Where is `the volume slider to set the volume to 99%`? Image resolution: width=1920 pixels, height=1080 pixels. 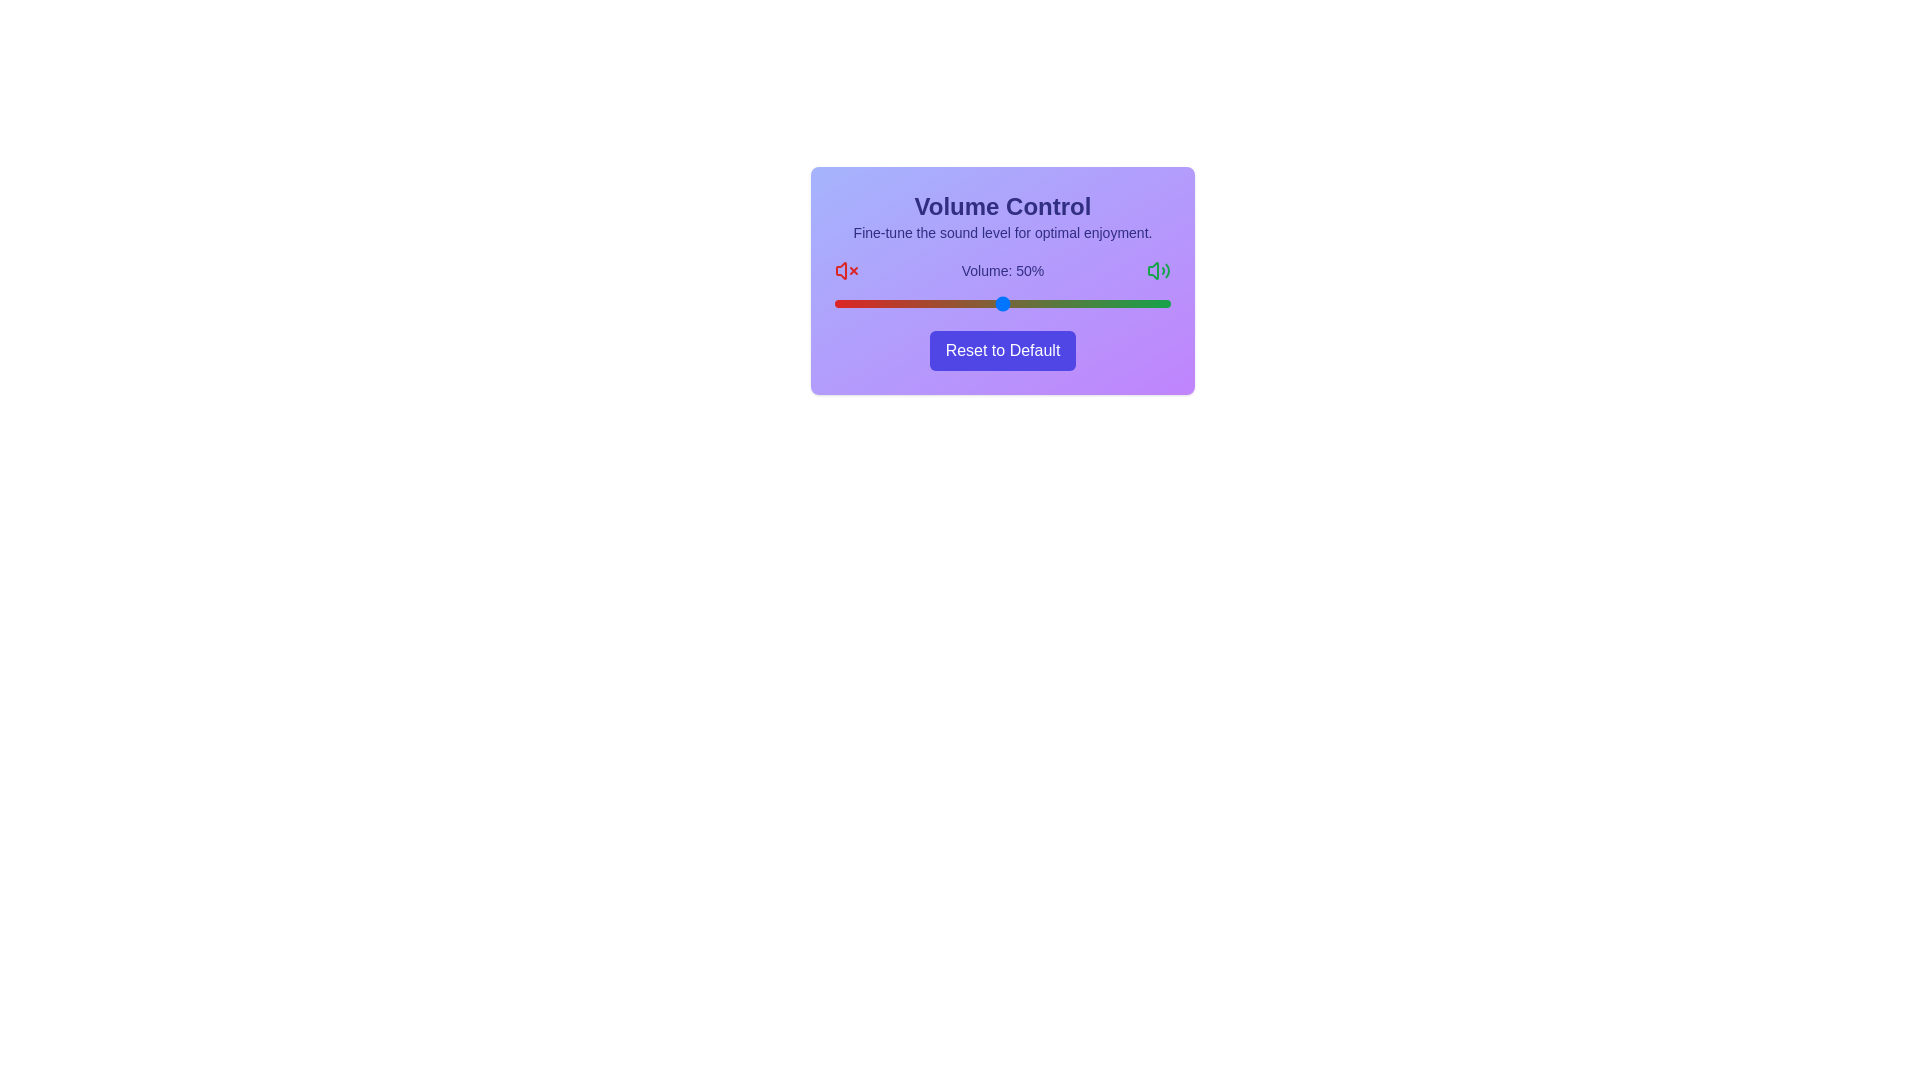 the volume slider to set the volume to 99% is located at coordinates (1167, 304).